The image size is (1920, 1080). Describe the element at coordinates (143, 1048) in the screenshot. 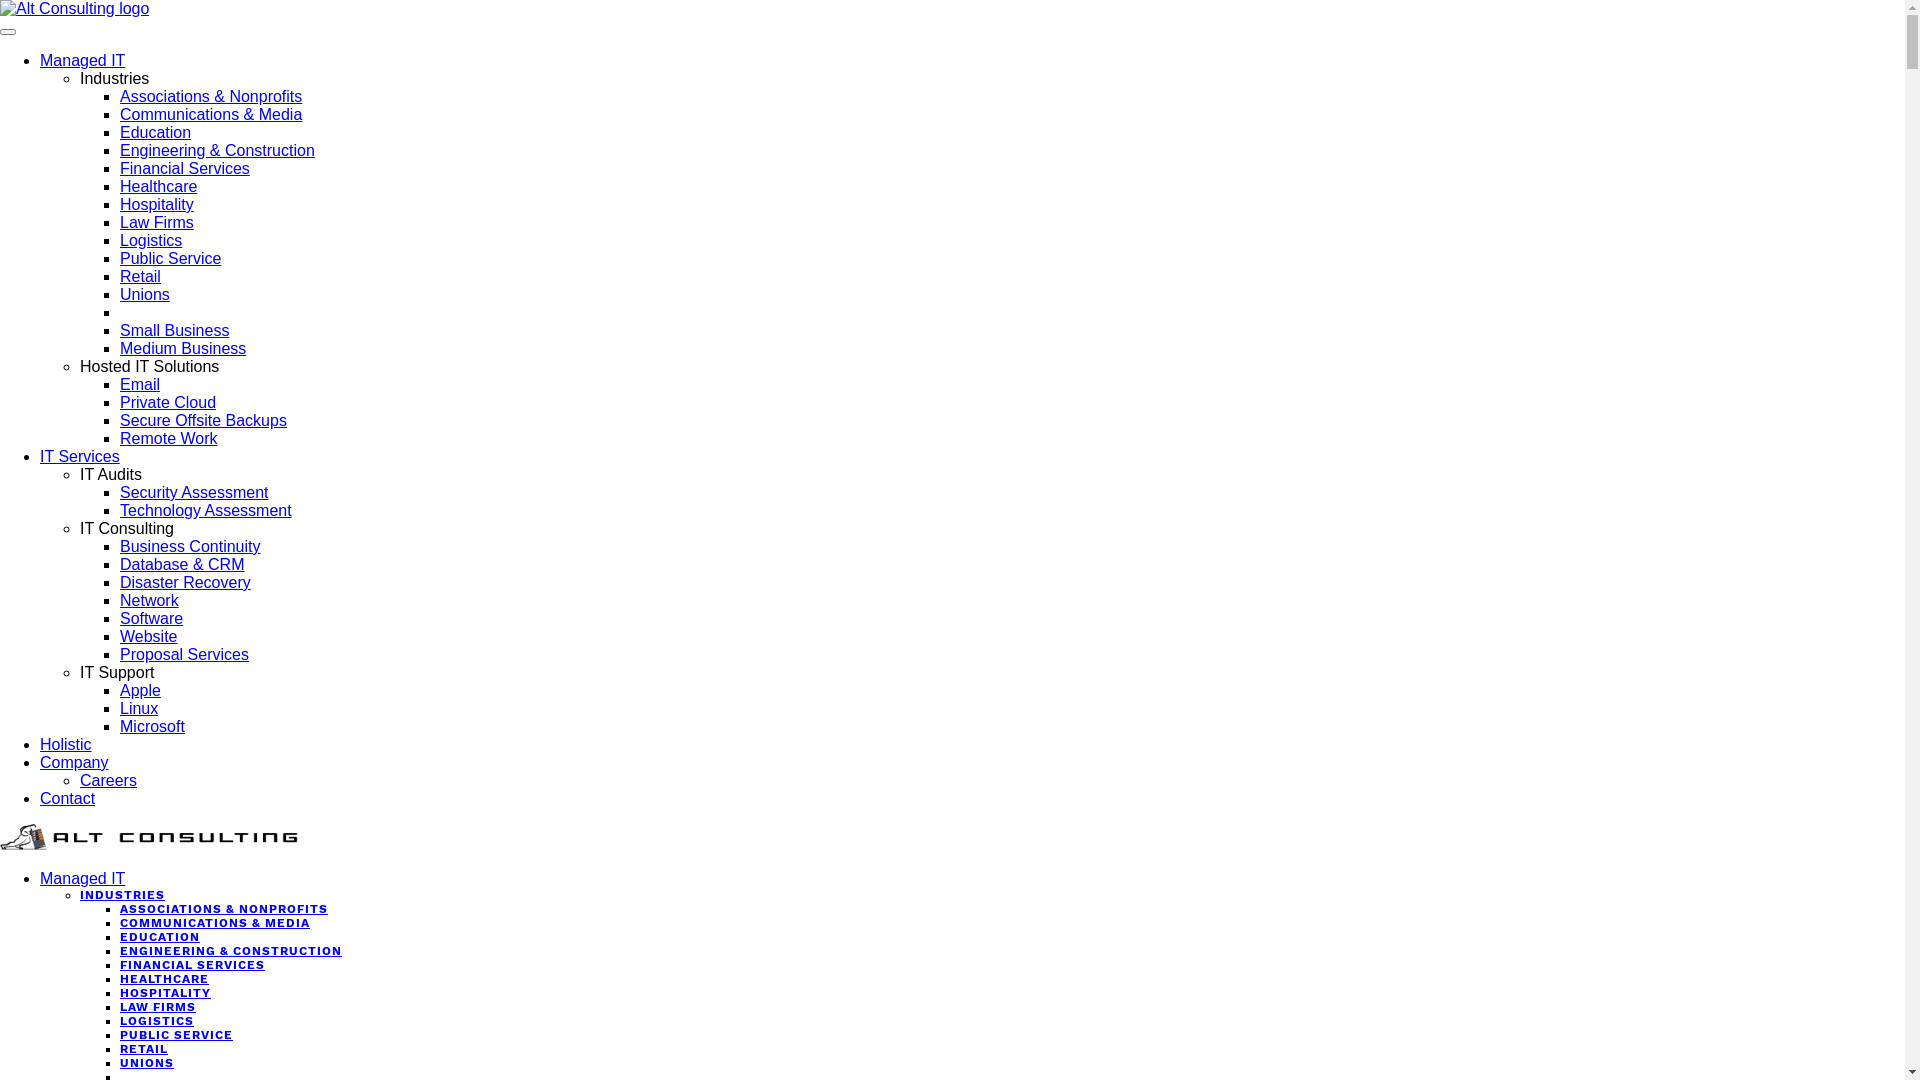

I see `'RETAIL'` at that location.